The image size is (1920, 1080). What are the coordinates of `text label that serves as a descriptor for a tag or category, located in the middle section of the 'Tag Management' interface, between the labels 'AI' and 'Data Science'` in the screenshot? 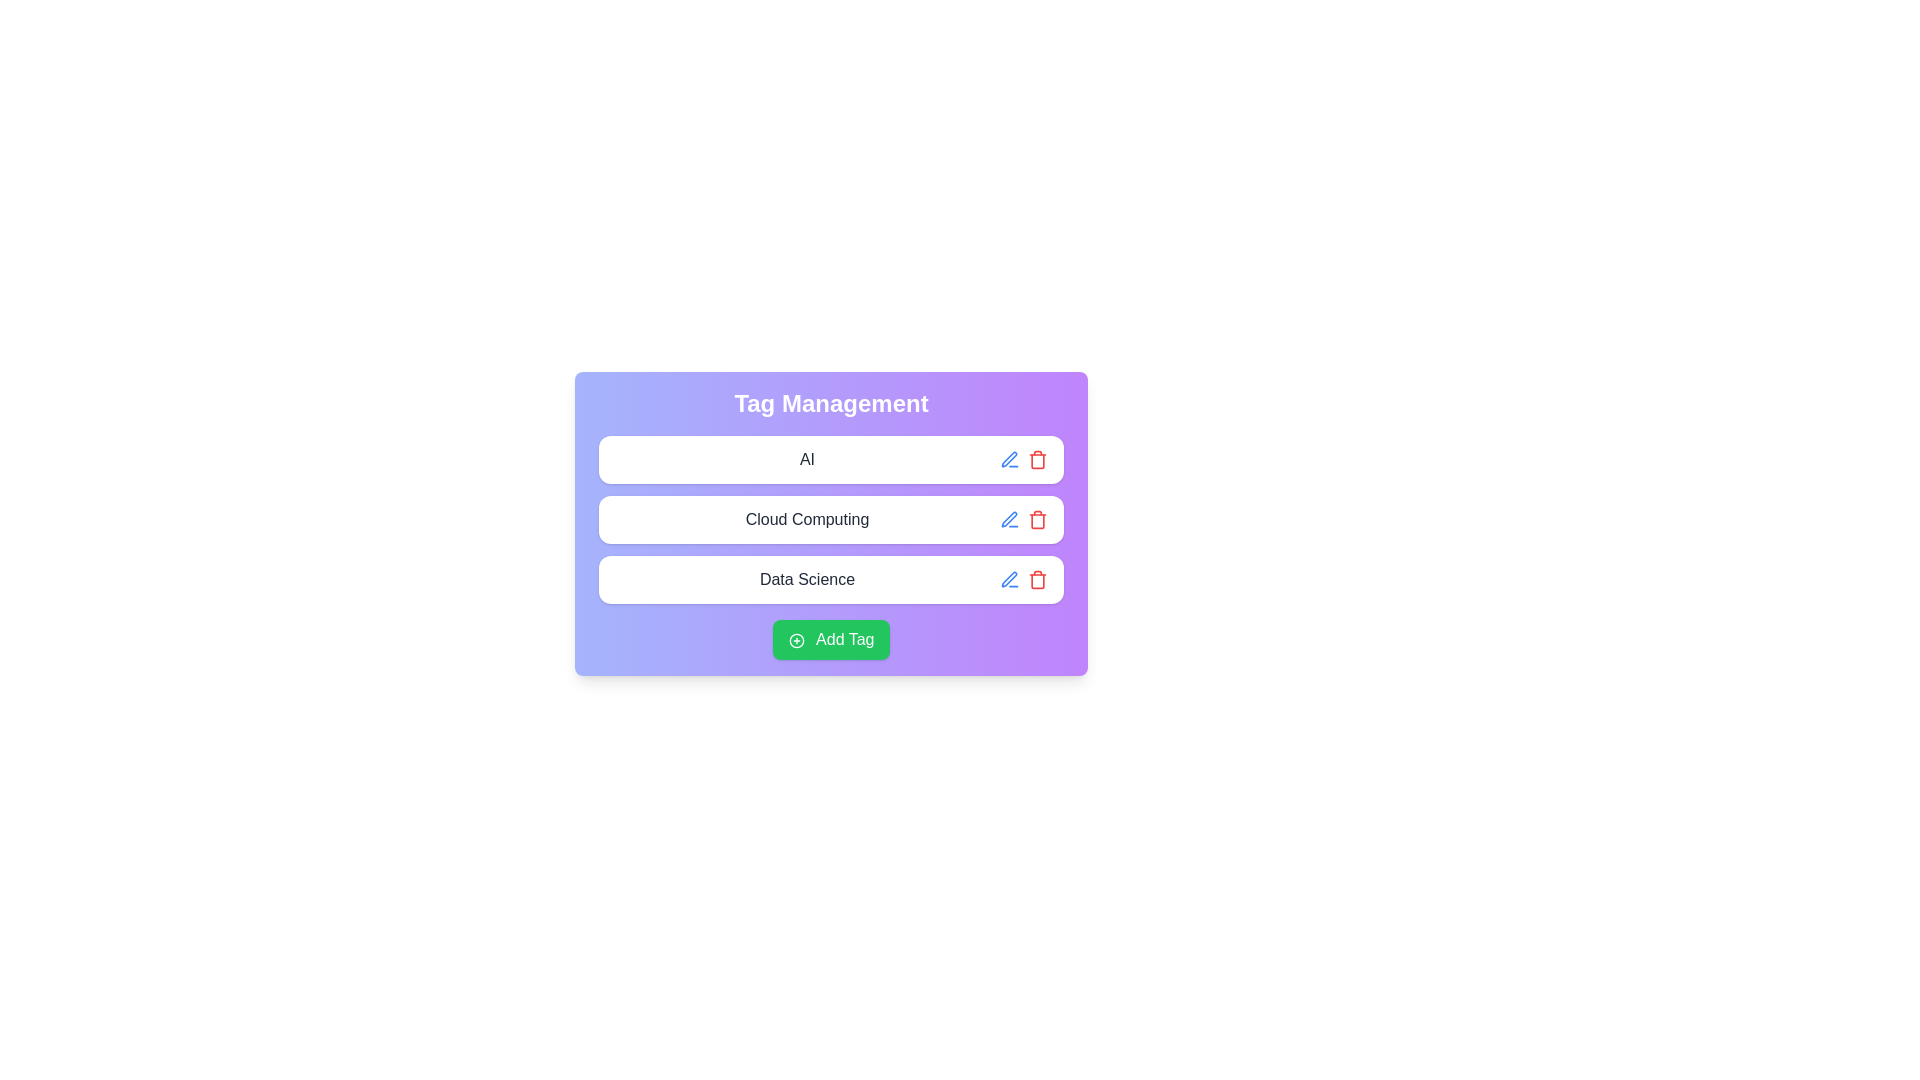 It's located at (807, 519).